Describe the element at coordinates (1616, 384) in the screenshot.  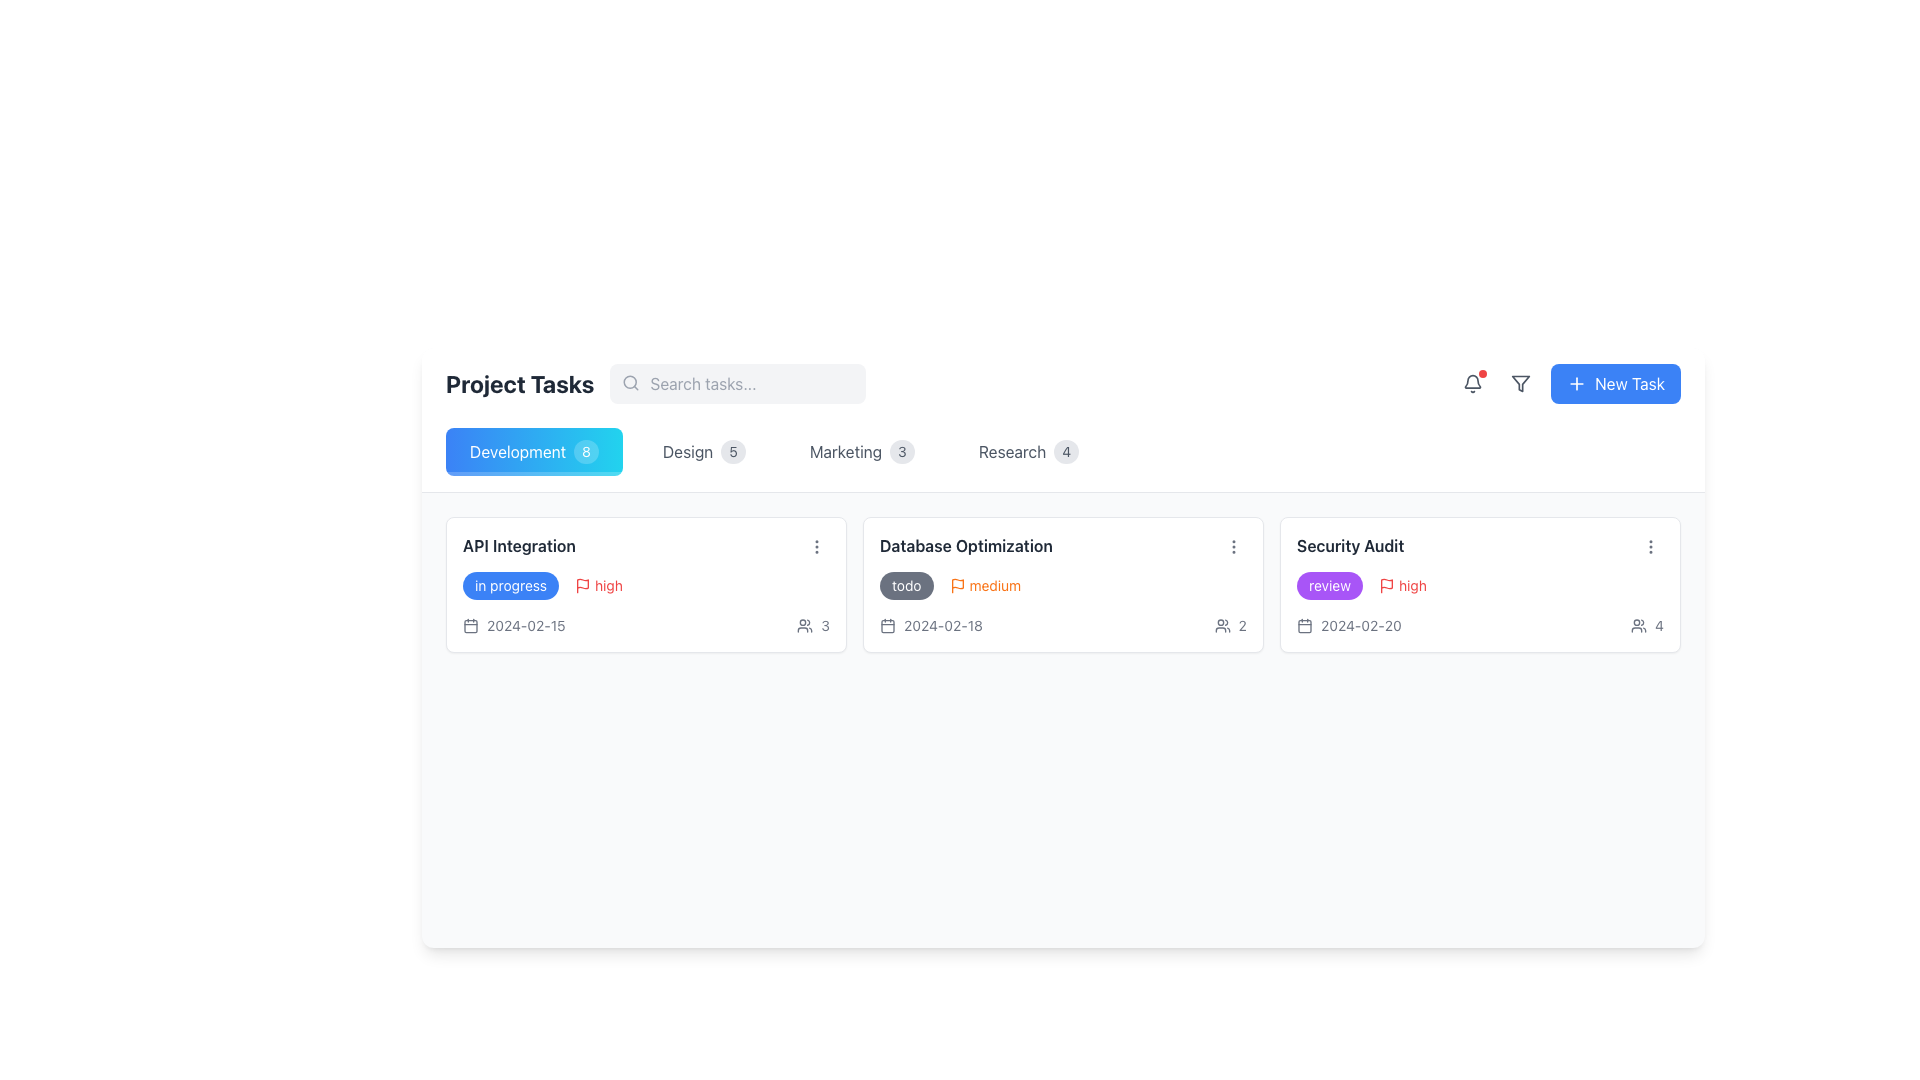
I see `the 'New Task' button located at the top-right corner of the interface to create a new task` at that location.